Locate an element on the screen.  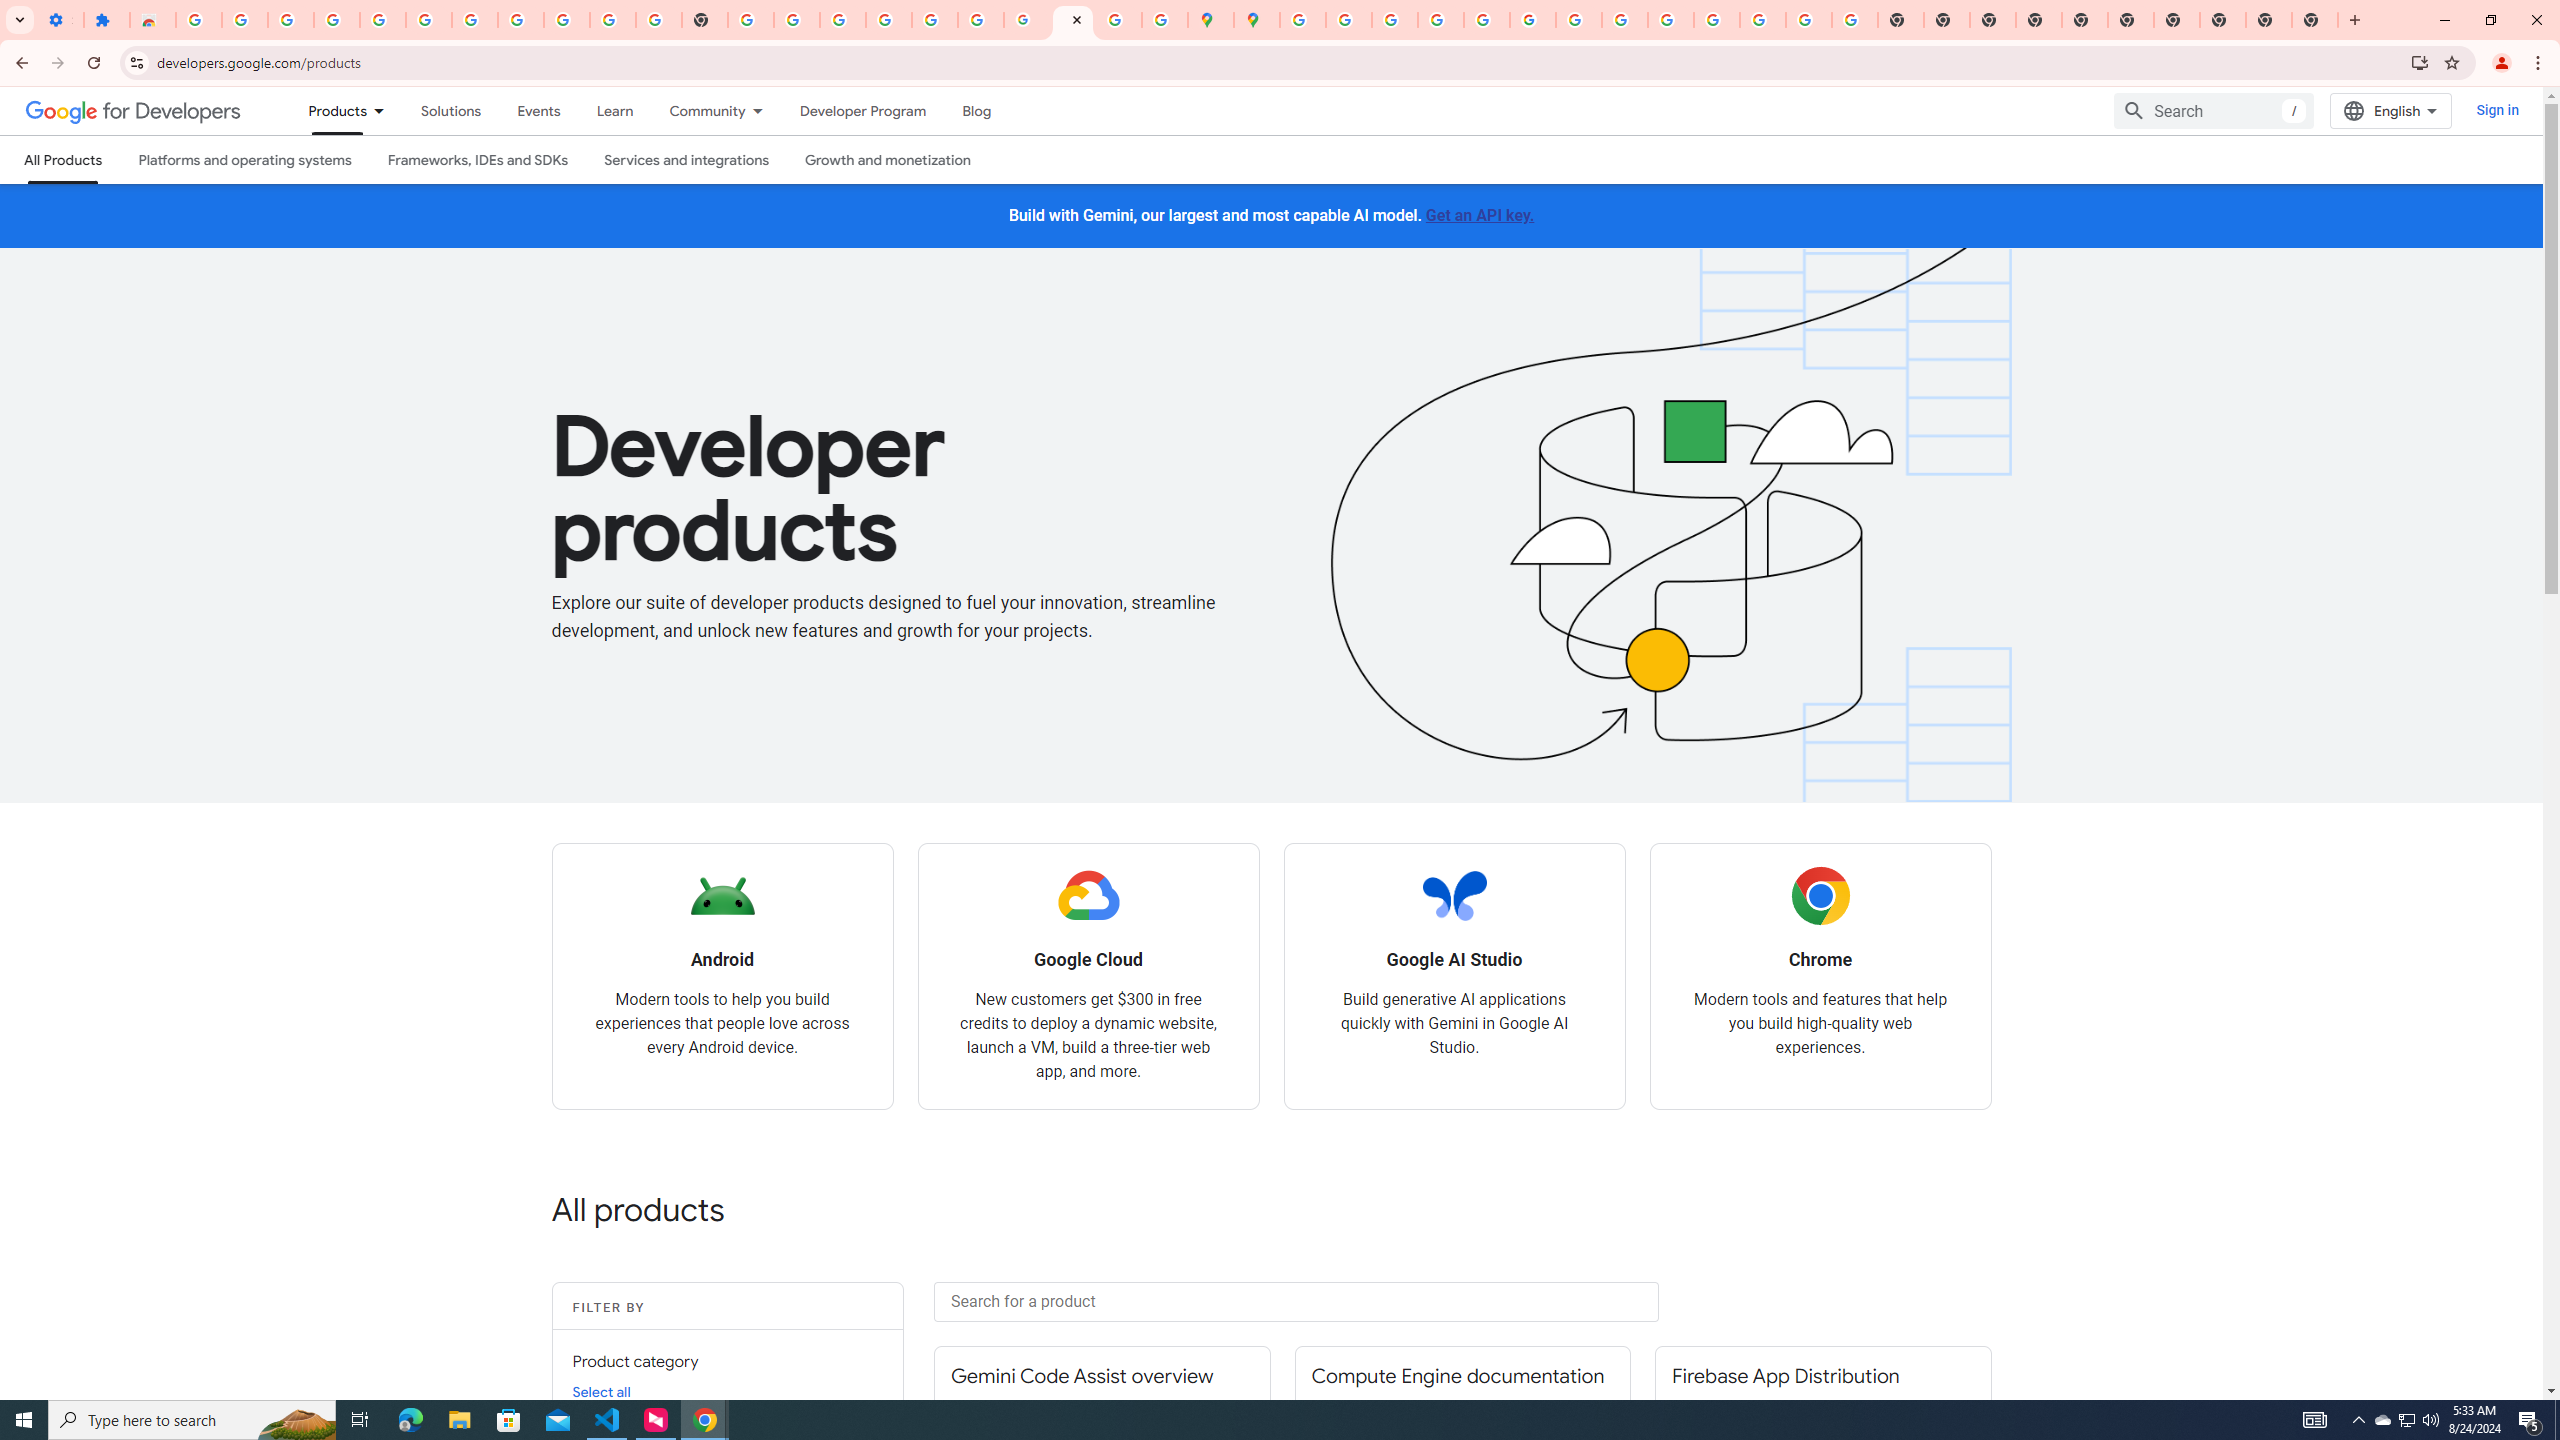
'YouTube' is located at coordinates (1577, 19).